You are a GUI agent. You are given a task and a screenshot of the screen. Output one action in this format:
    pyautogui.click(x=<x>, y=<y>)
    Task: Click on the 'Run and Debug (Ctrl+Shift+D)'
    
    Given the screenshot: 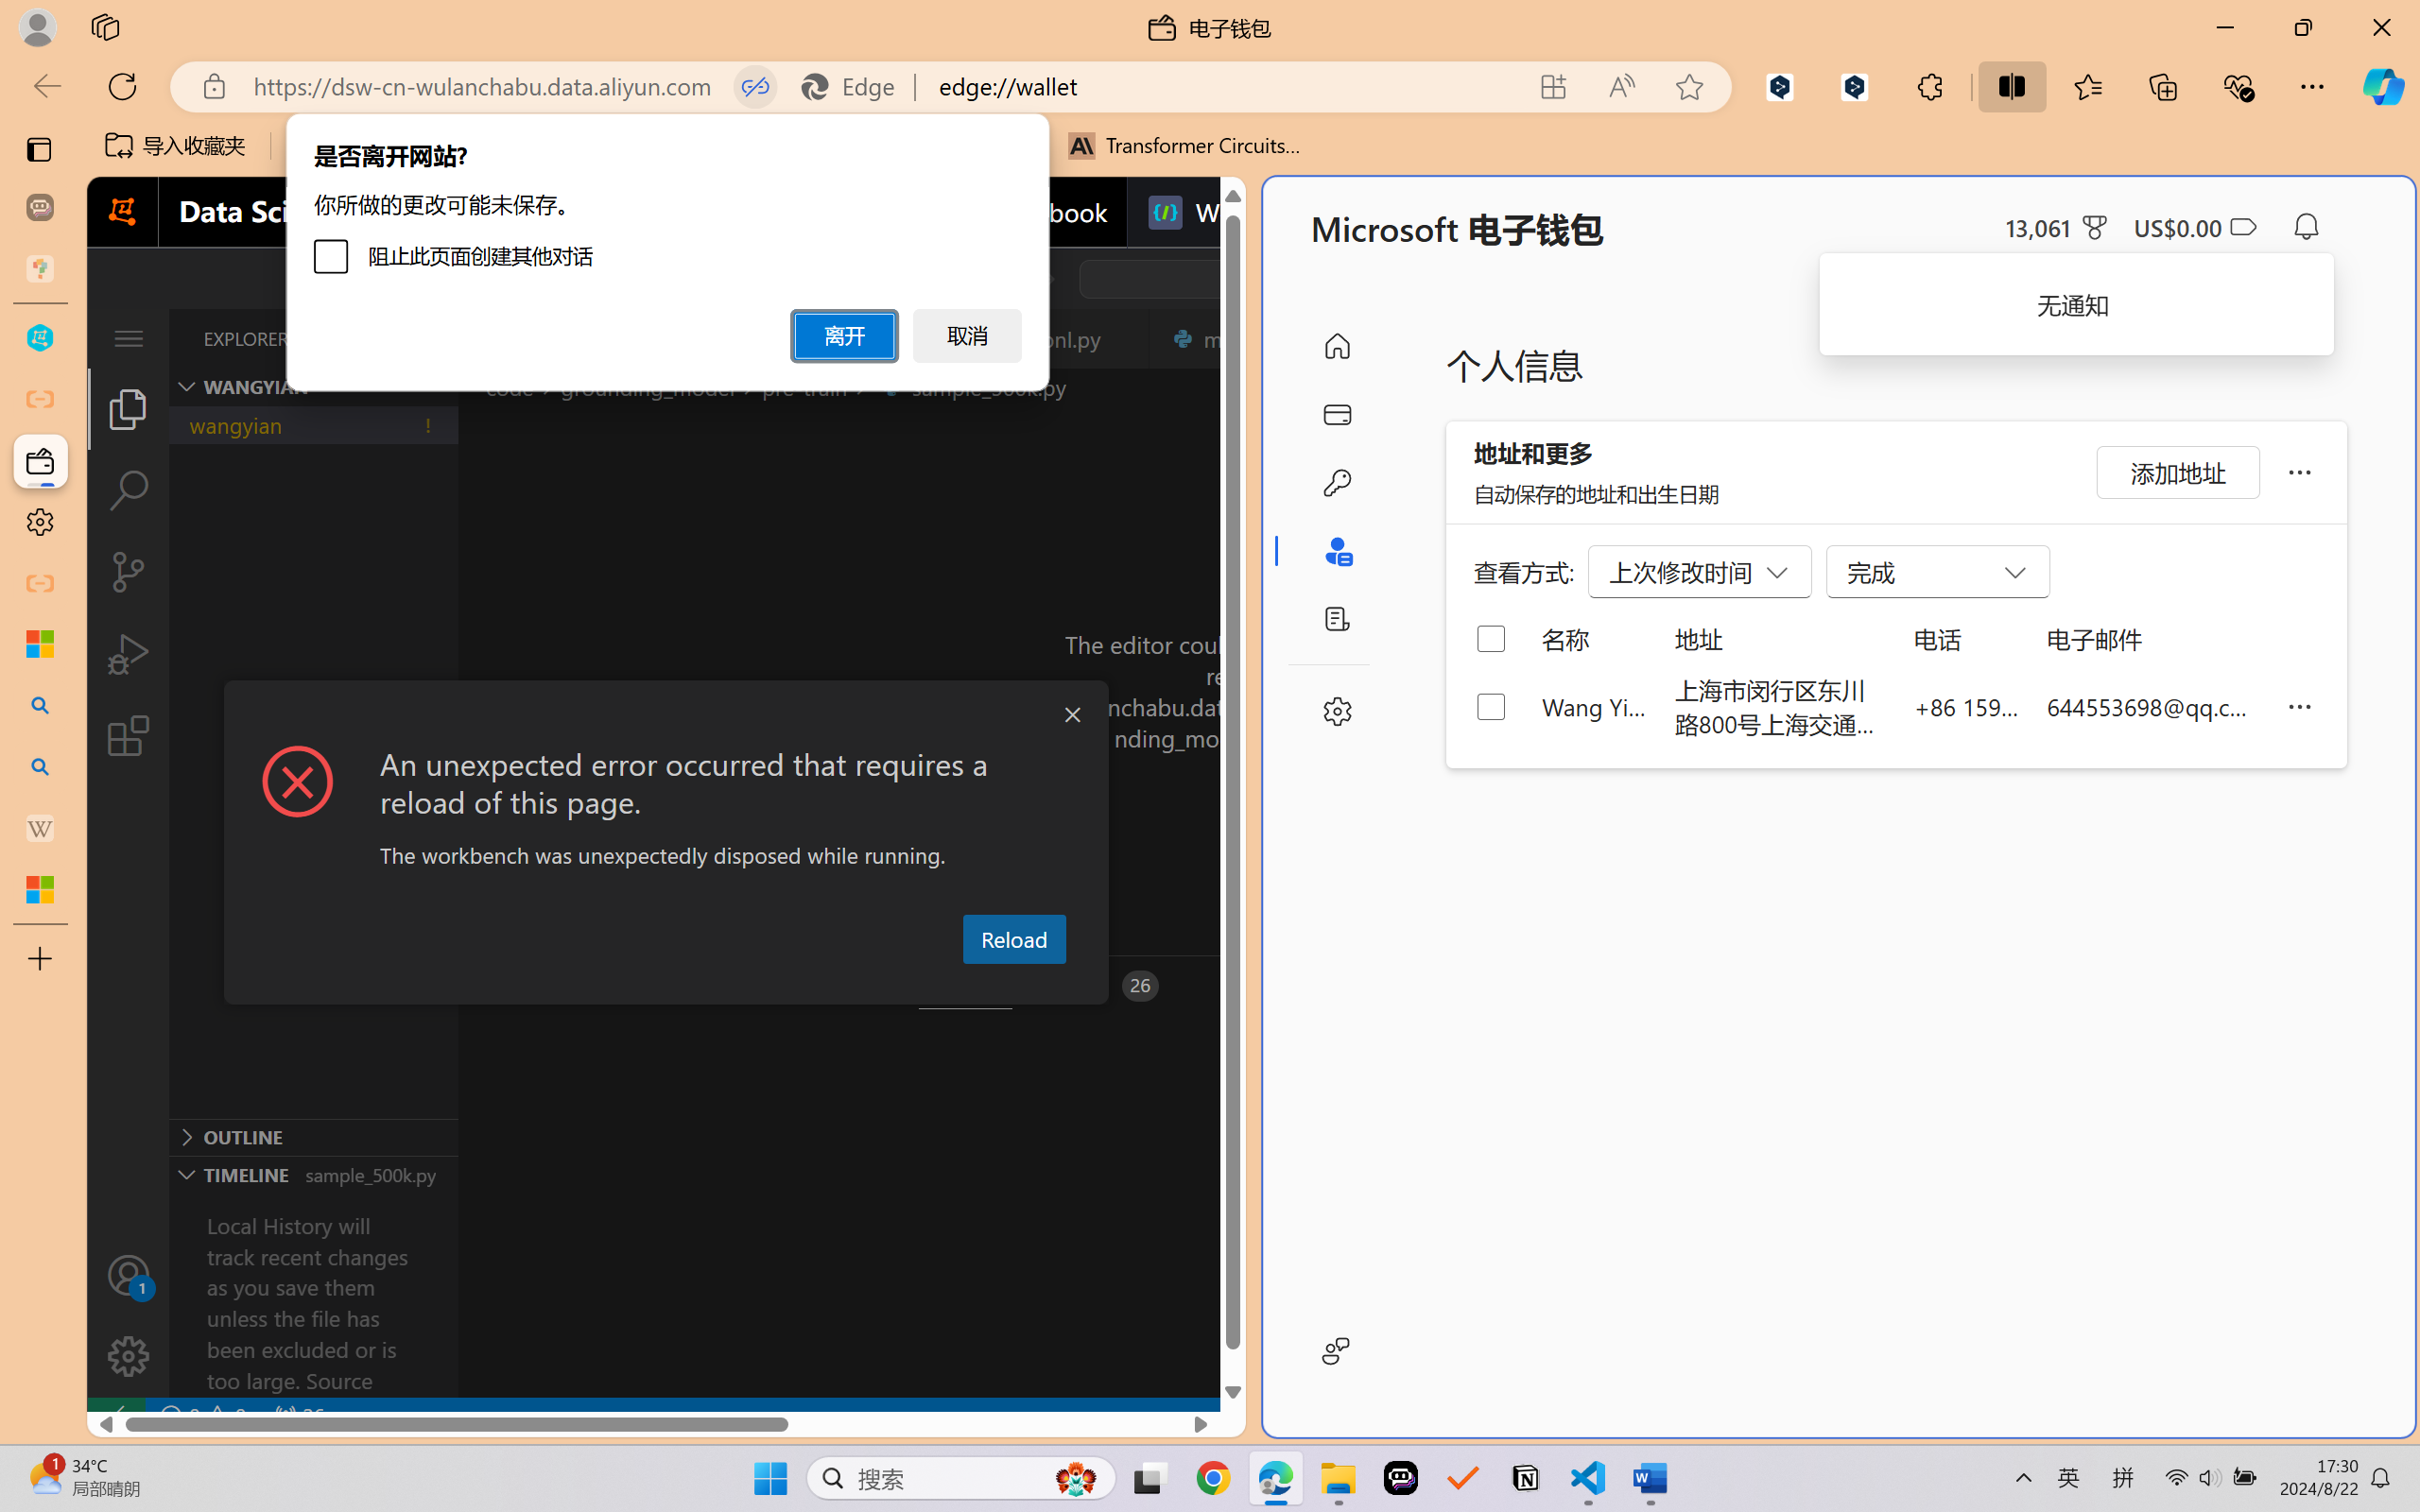 What is the action you would take?
    pyautogui.click(x=127, y=653)
    